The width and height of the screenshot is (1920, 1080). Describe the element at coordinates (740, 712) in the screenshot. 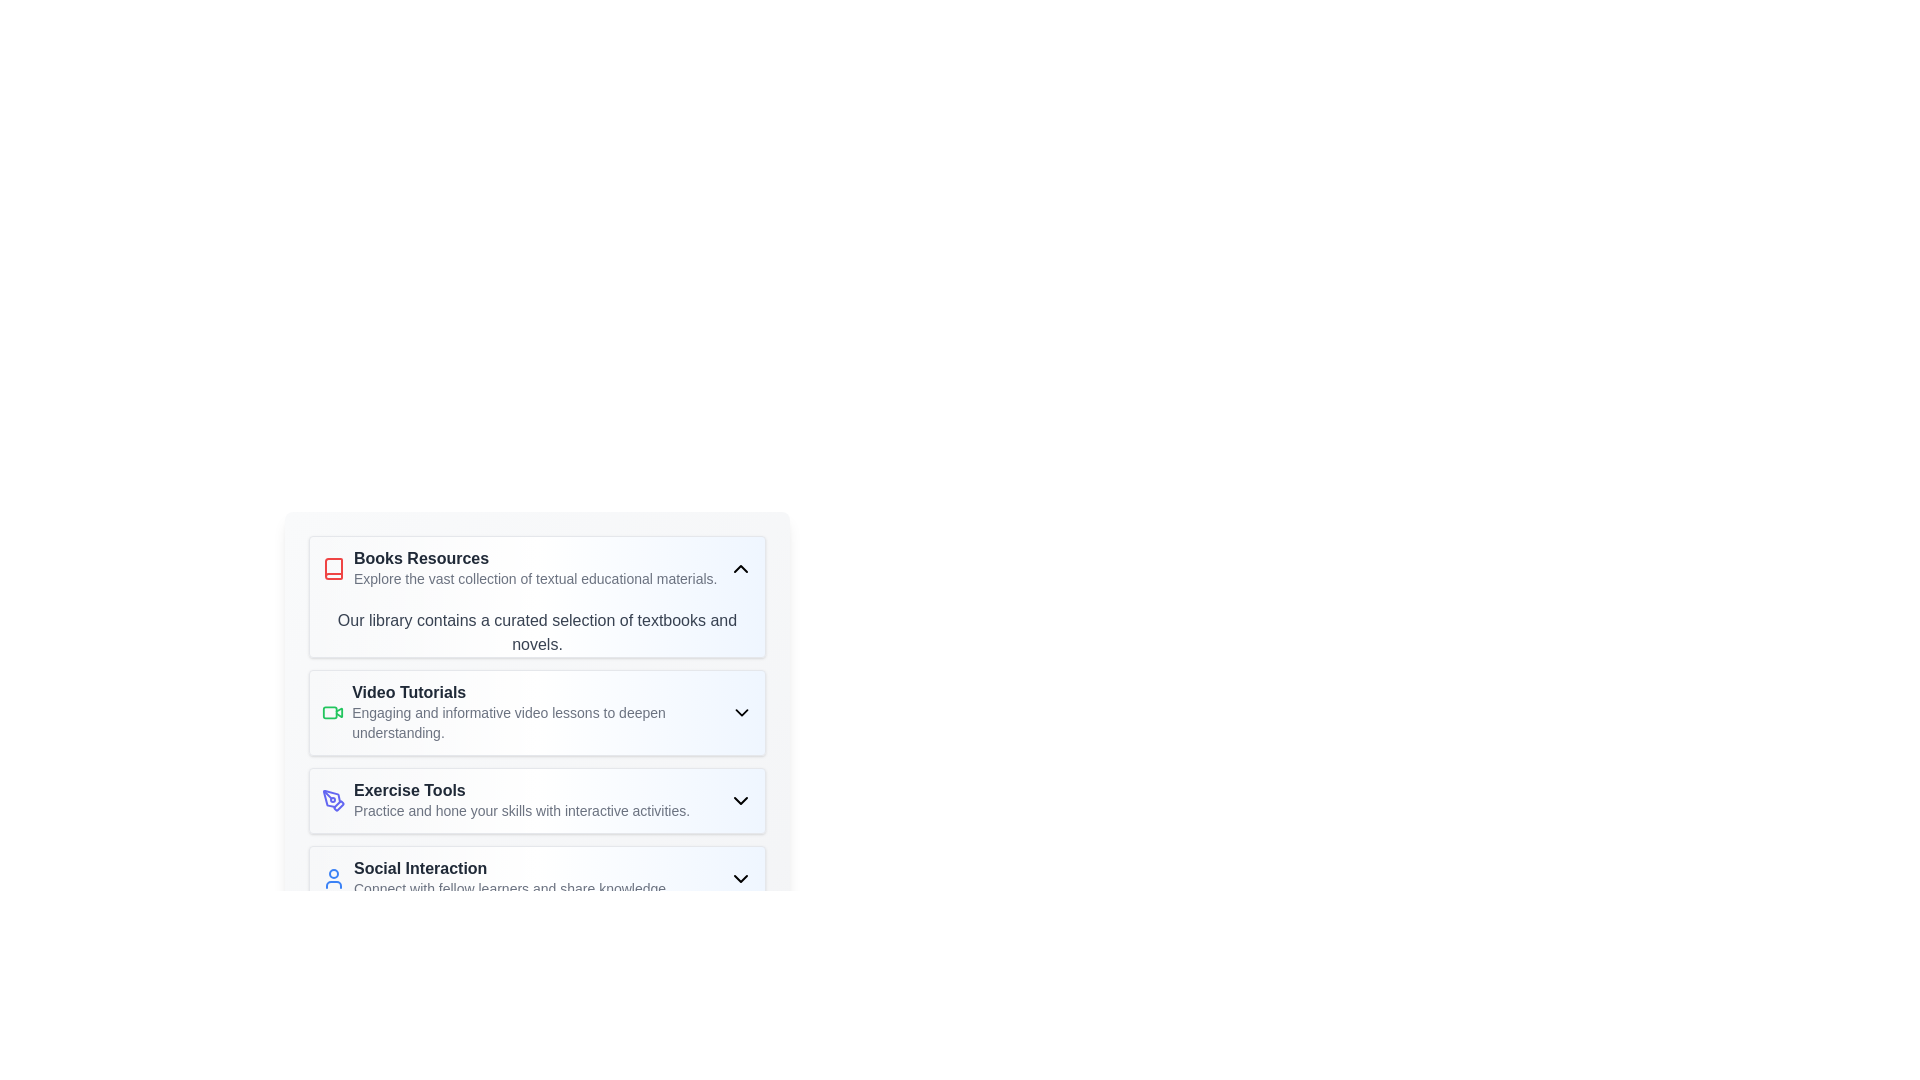

I see `the Chevron icon located on the far right end of the row labeled 'Video Tutorials'` at that location.